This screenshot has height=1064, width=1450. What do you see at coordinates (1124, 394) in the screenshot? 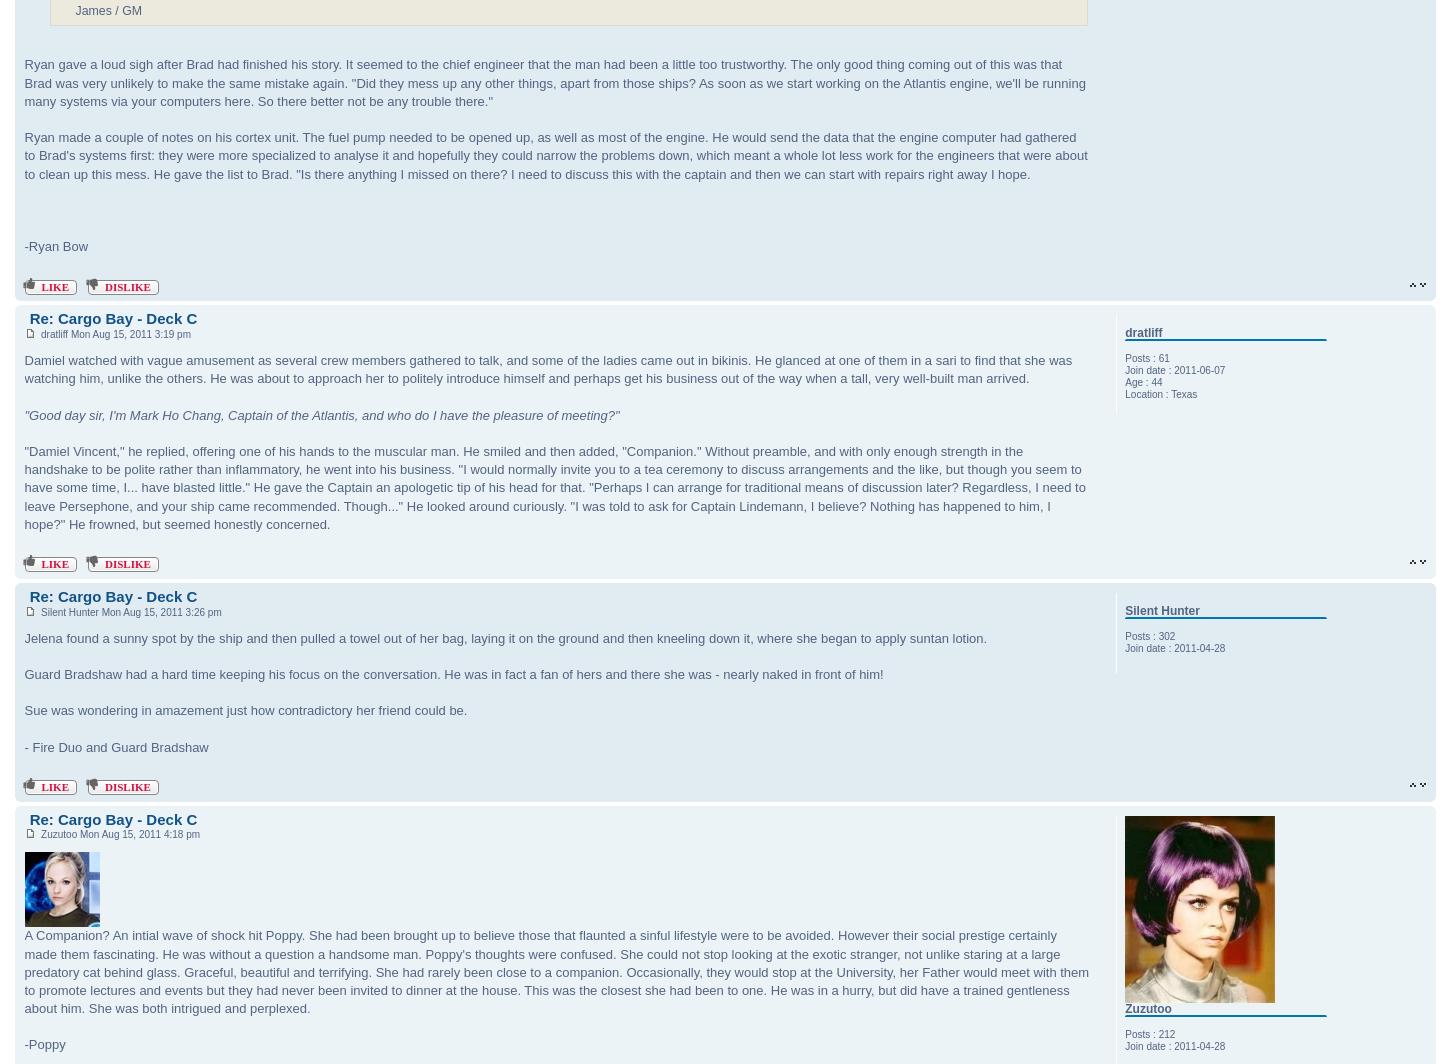
I see `'Location'` at bounding box center [1124, 394].